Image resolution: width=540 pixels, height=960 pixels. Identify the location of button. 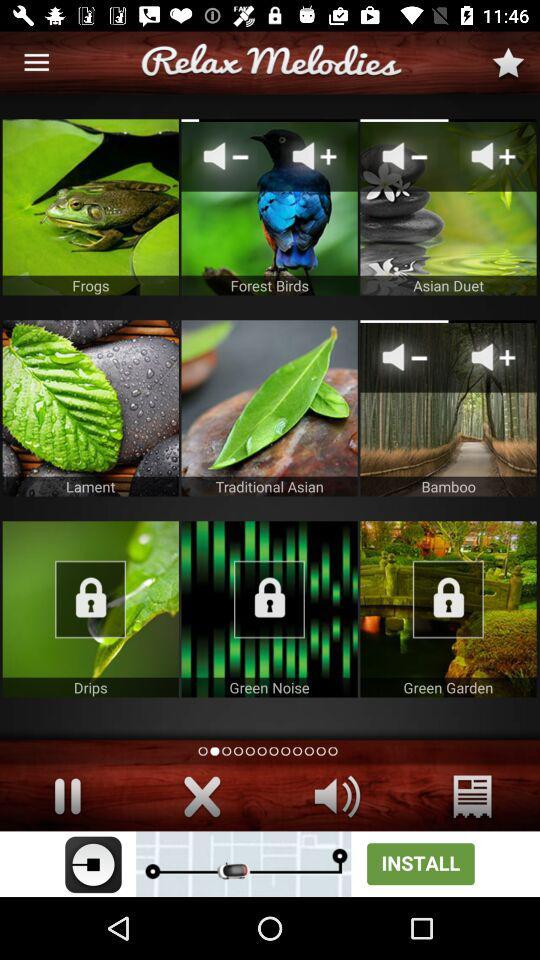
(202, 796).